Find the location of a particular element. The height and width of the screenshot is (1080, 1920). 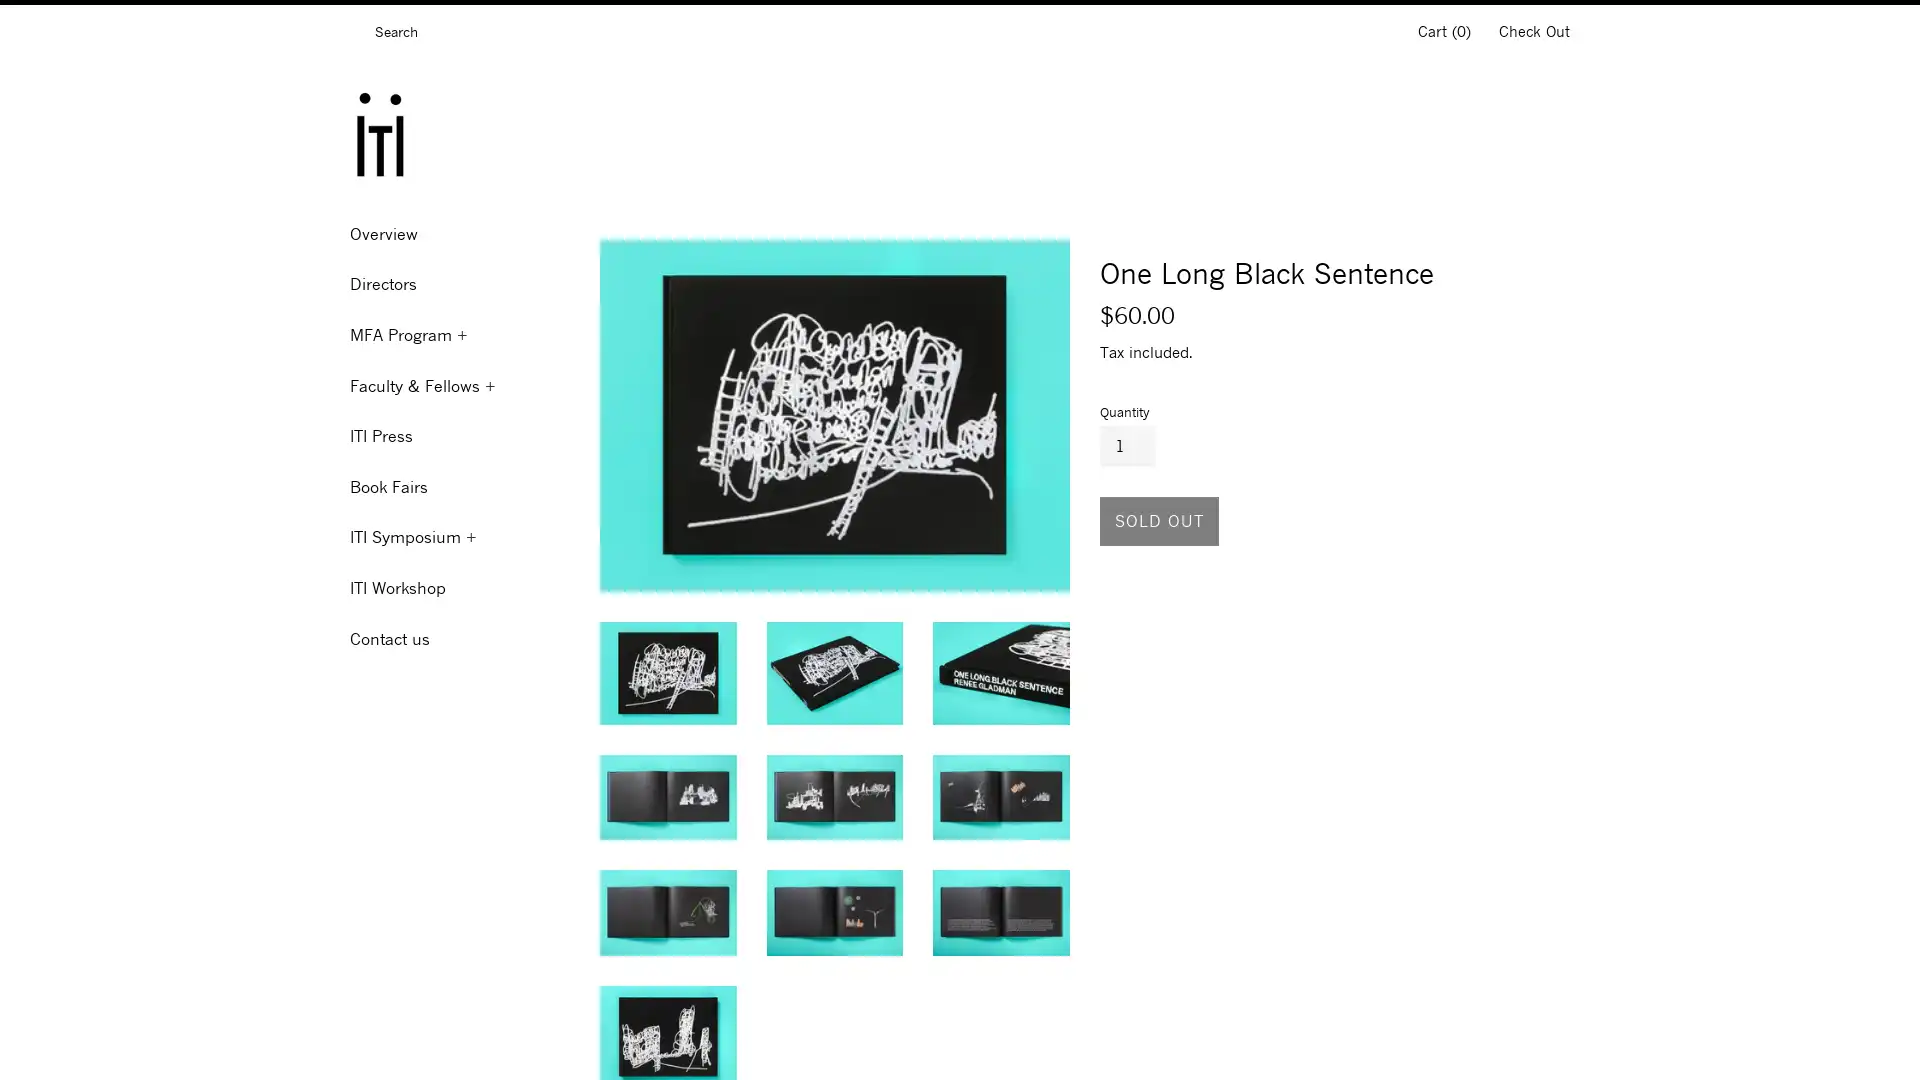

Search is located at coordinates (355, 35).